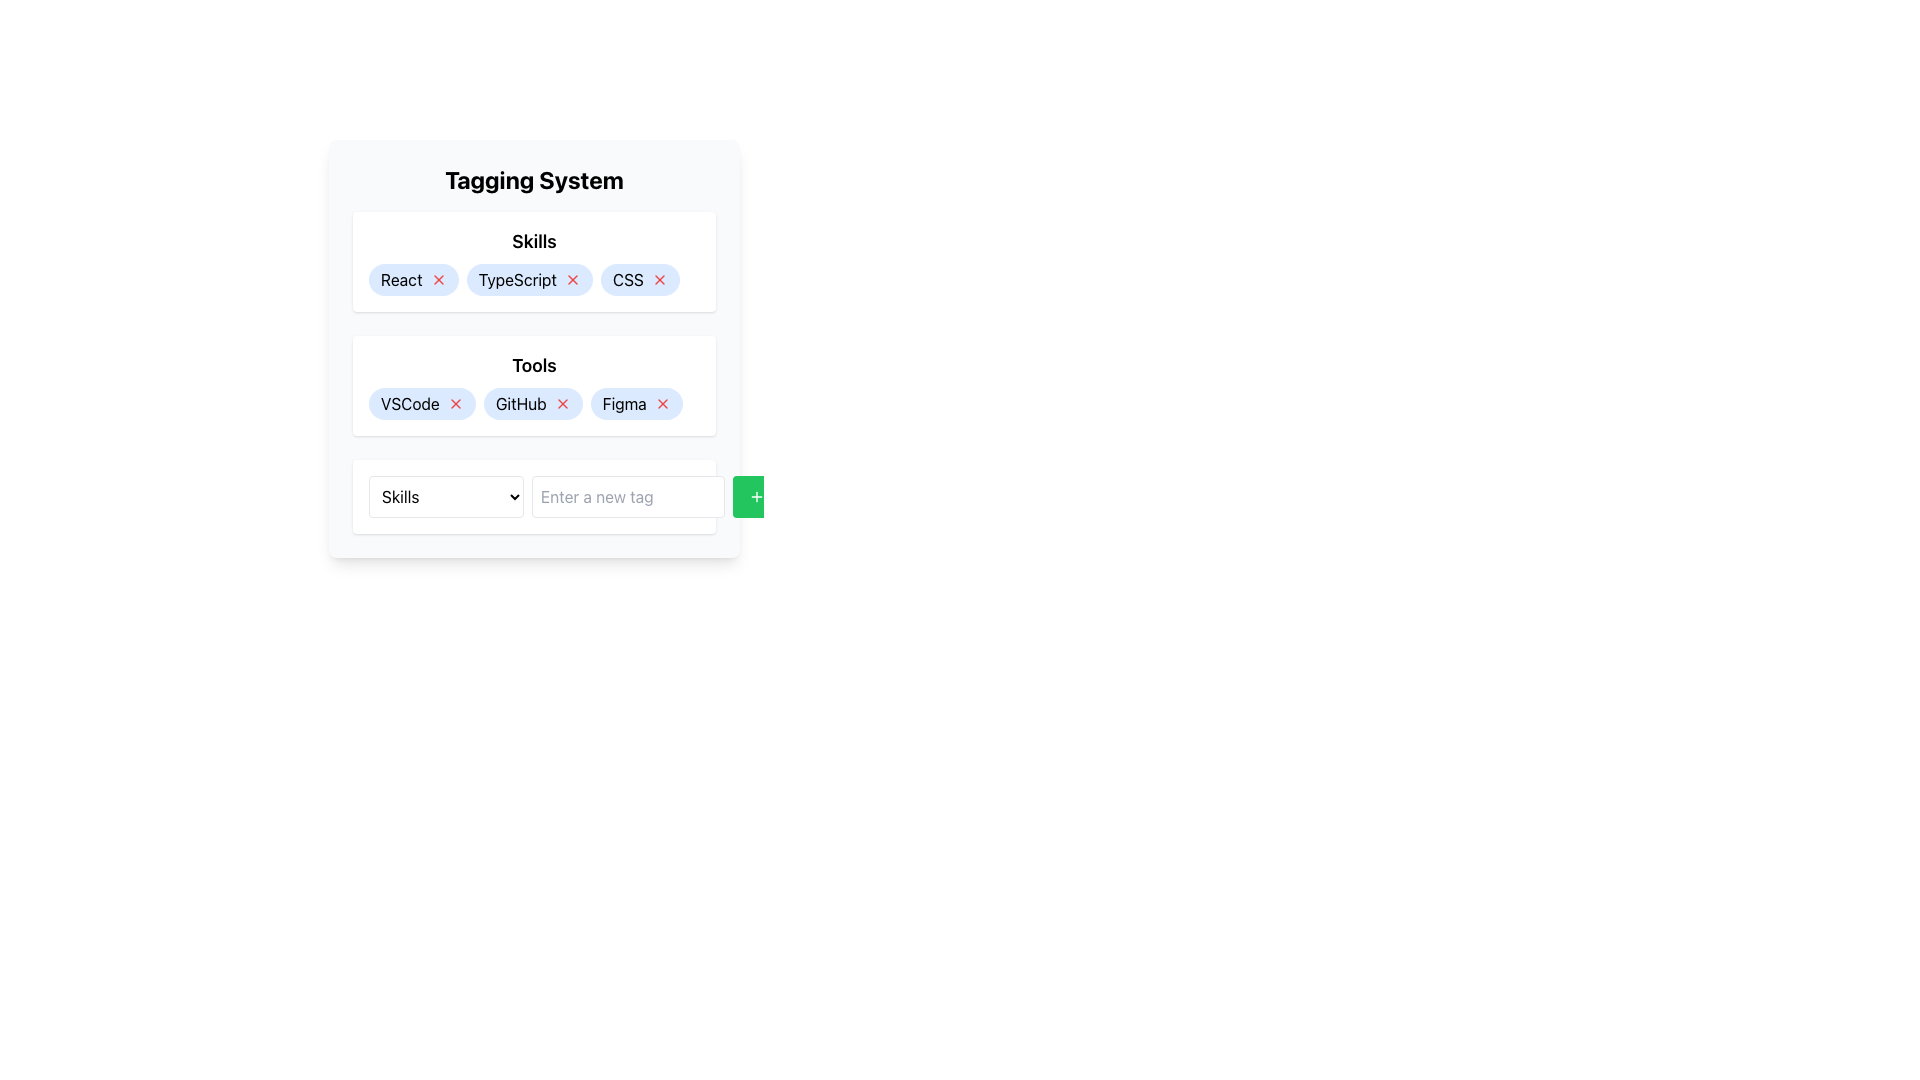  What do you see at coordinates (561, 404) in the screenshot?
I see `the red 'X' icon on the Close button` at bounding box center [561, 404].